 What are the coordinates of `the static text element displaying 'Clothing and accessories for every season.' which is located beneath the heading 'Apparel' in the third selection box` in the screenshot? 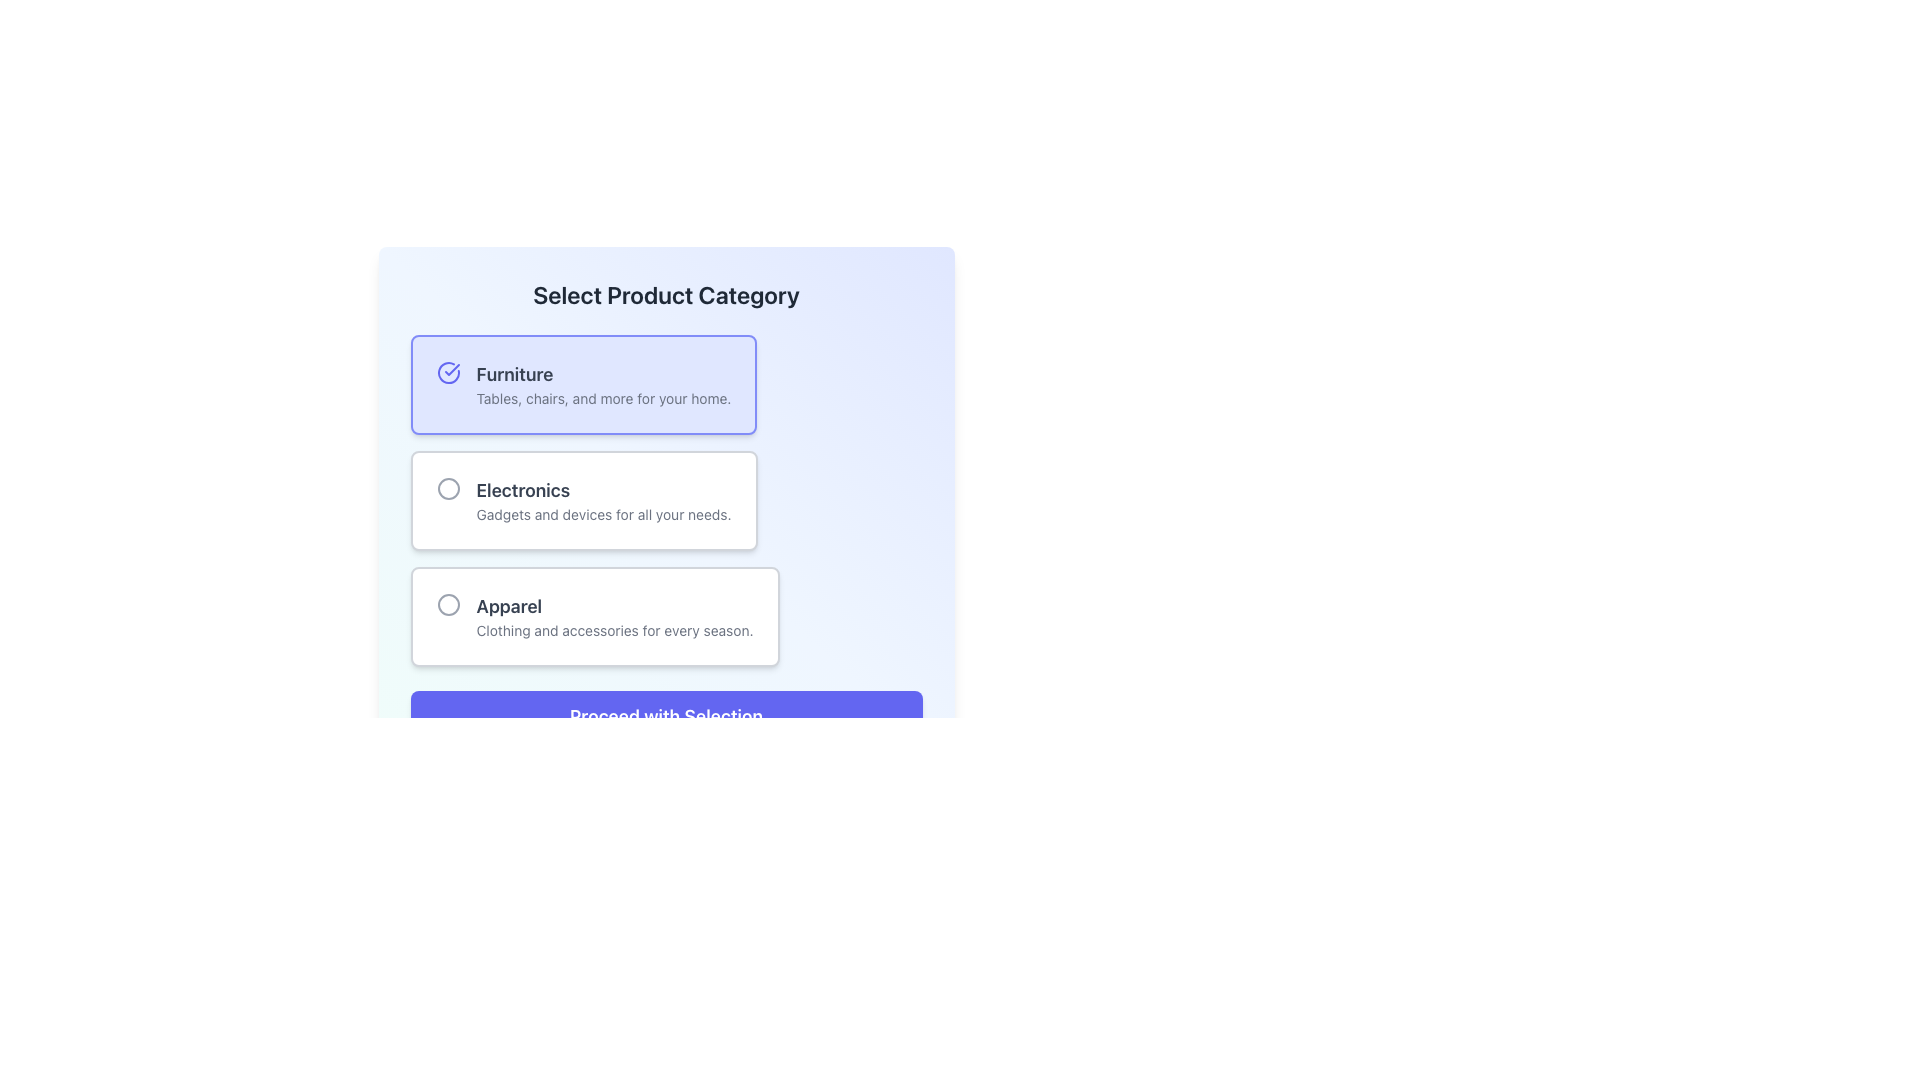 It's located at (613, 631).